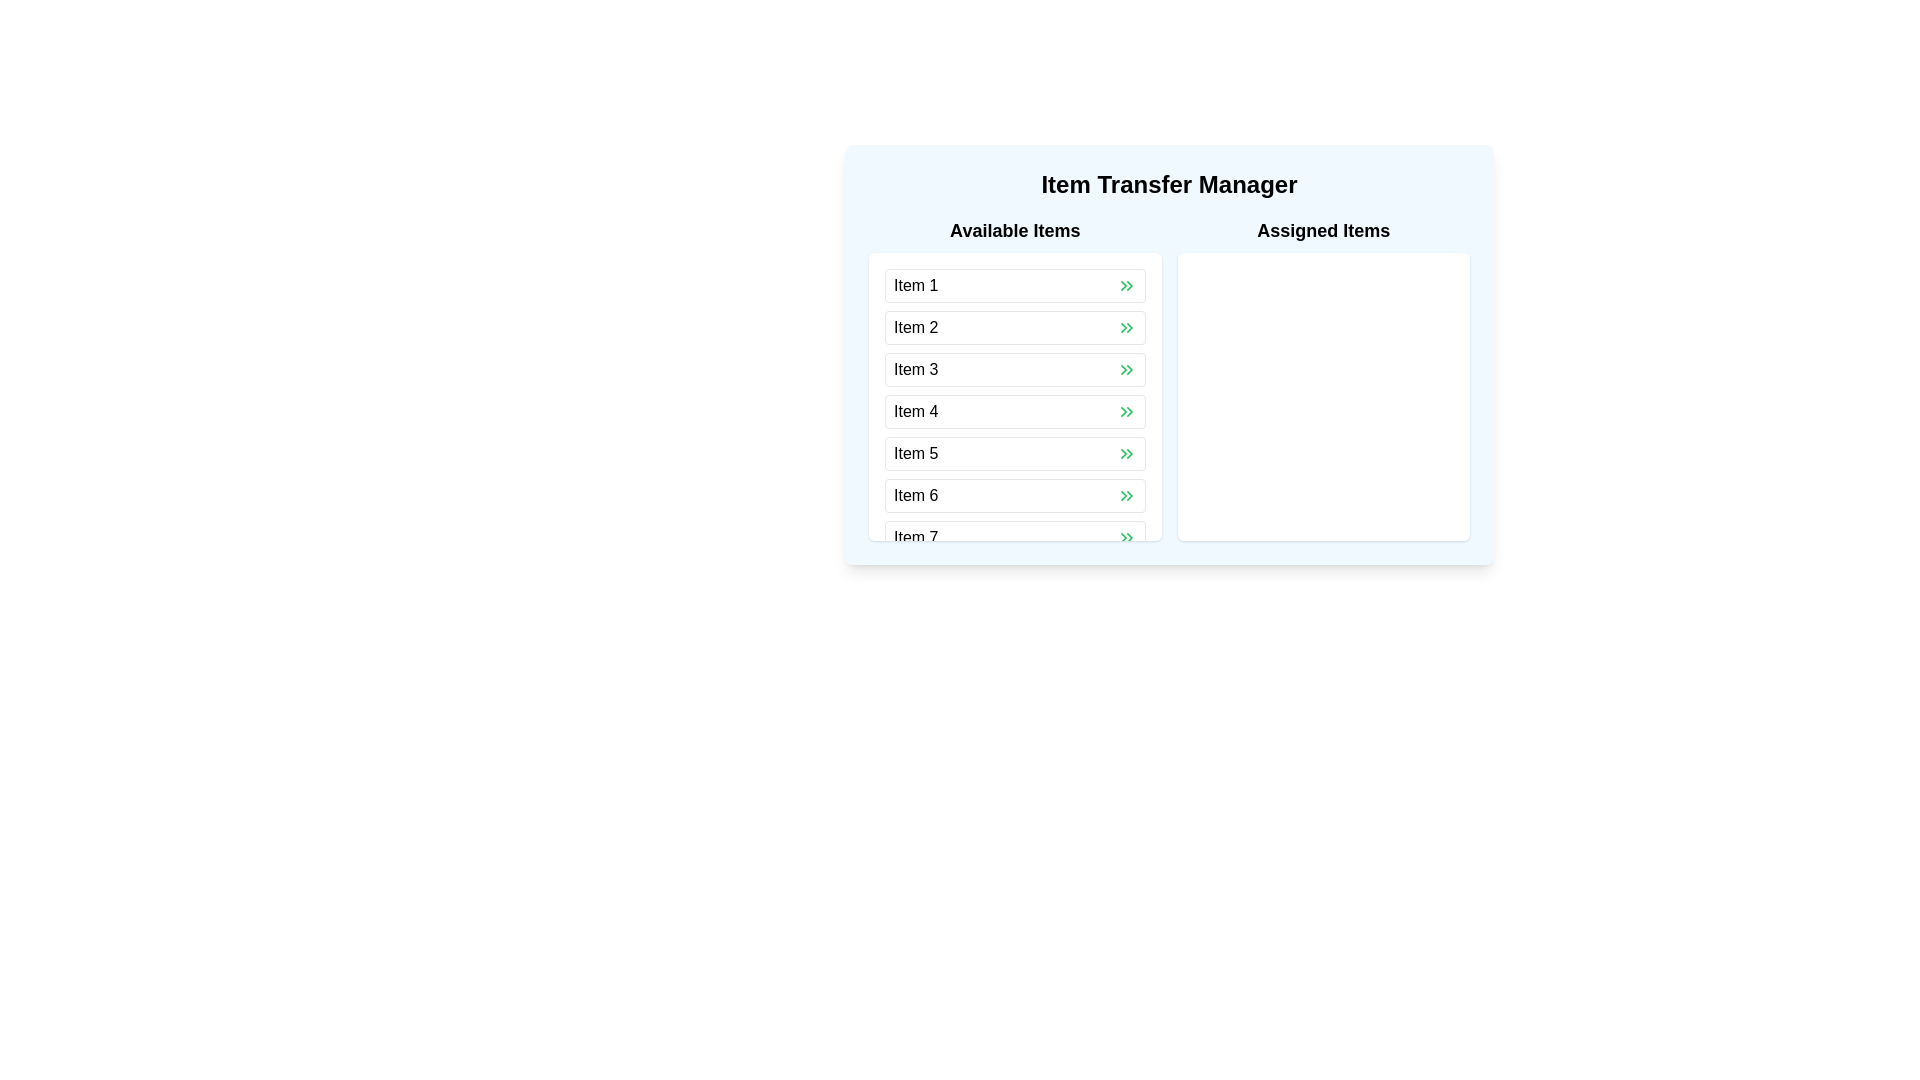 The image size is (1920, 1080). Describe the element at coordinates (1126, 411) in the screenshot. I see `the button located to the right of the text 'Item 4' in the fourth row of the 'Available Items' list in the 'Item Transfer Manager' section to initiate the transfer of the item` at that location.